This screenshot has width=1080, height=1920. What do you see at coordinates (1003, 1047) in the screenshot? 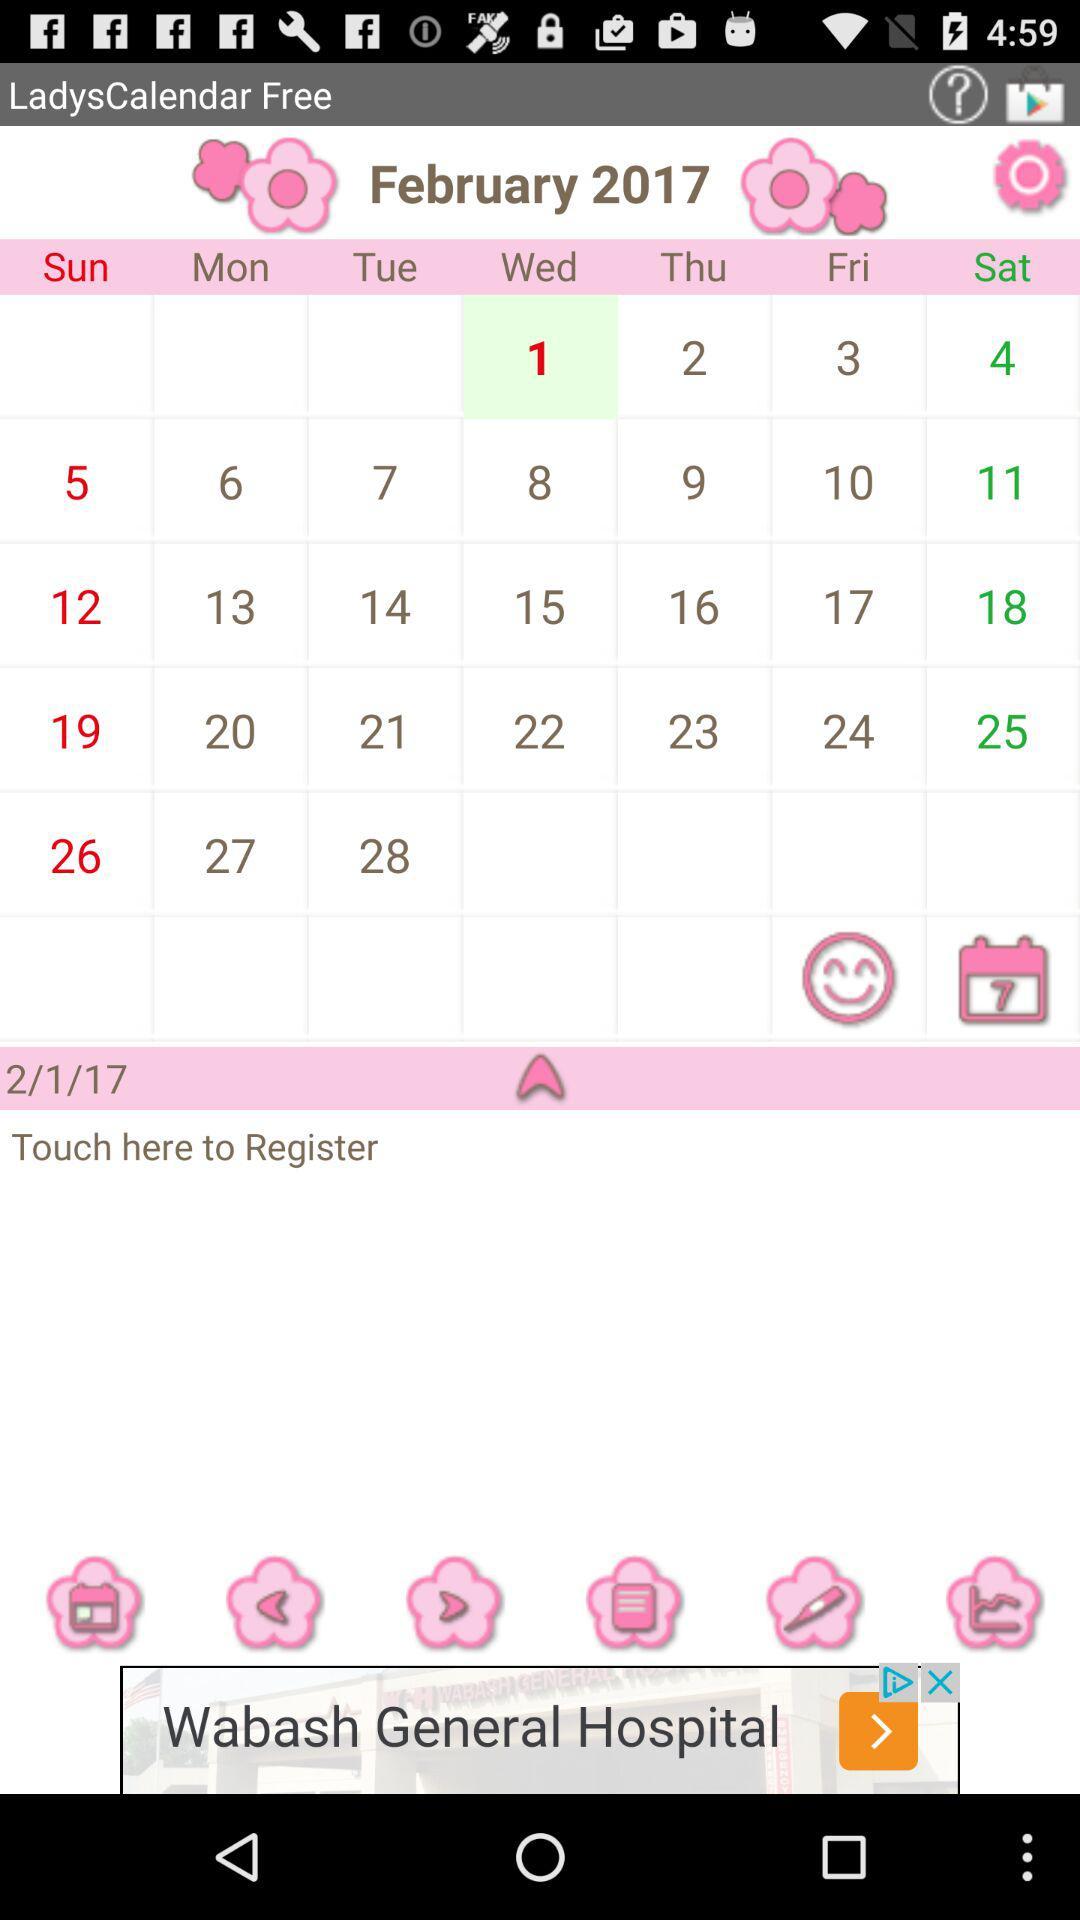
I see `the date_range icon` at bounding box center [1003, 1047].